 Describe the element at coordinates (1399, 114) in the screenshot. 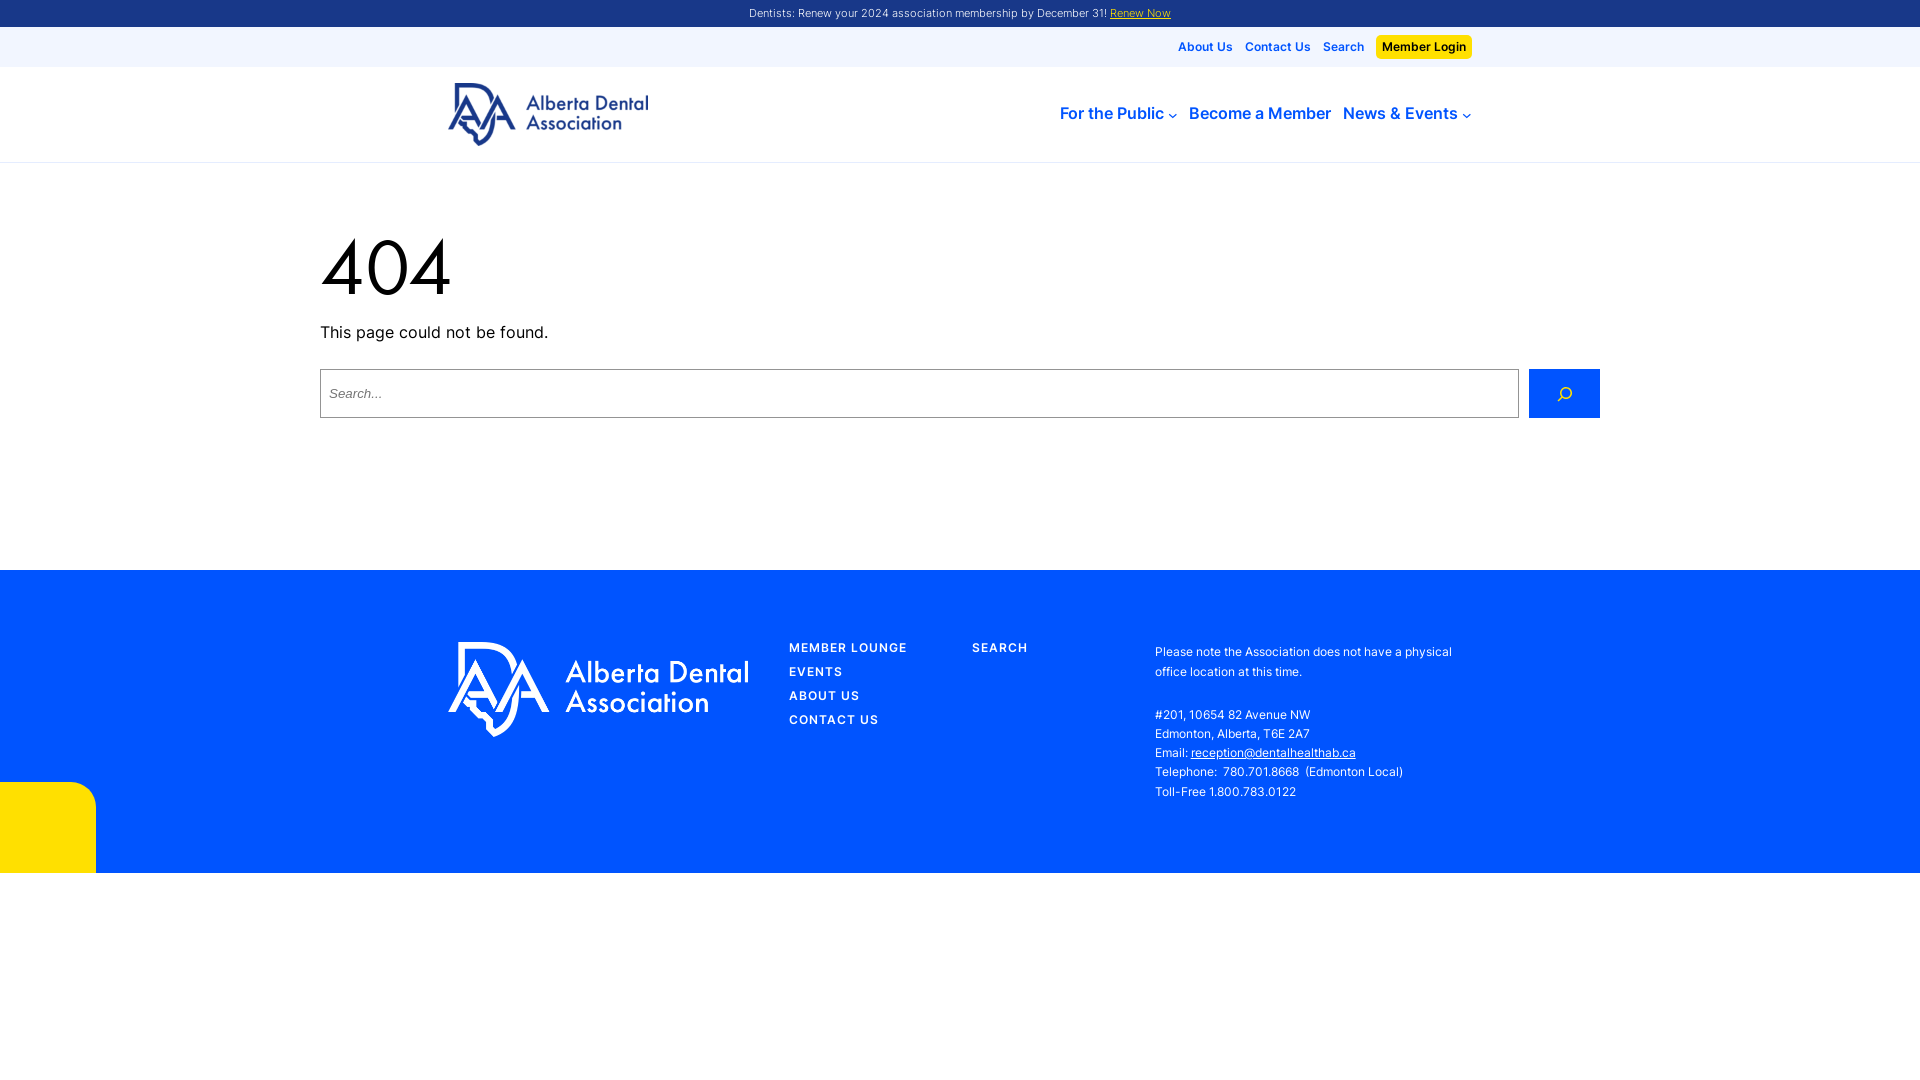

I see `'News & Events'` at that location.